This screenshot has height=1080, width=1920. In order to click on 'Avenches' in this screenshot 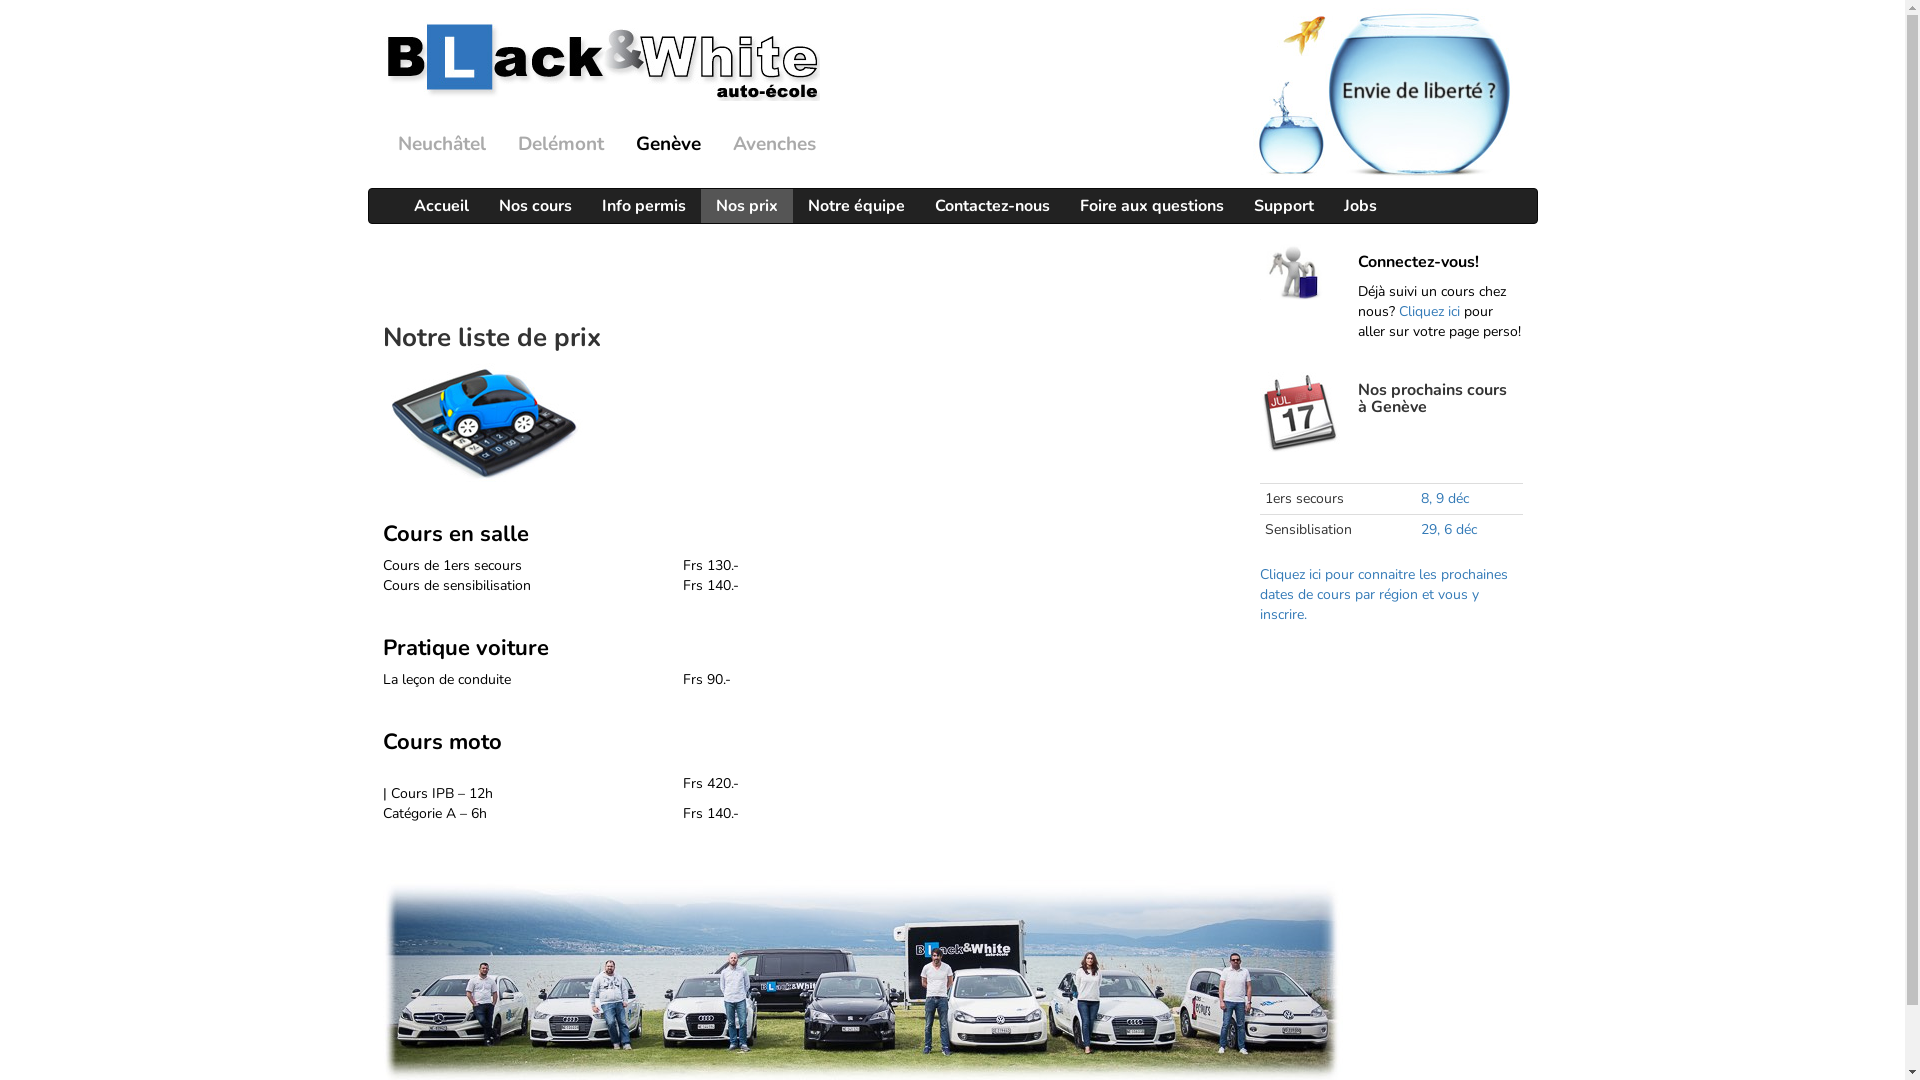, I will do `click(773, 143)`.